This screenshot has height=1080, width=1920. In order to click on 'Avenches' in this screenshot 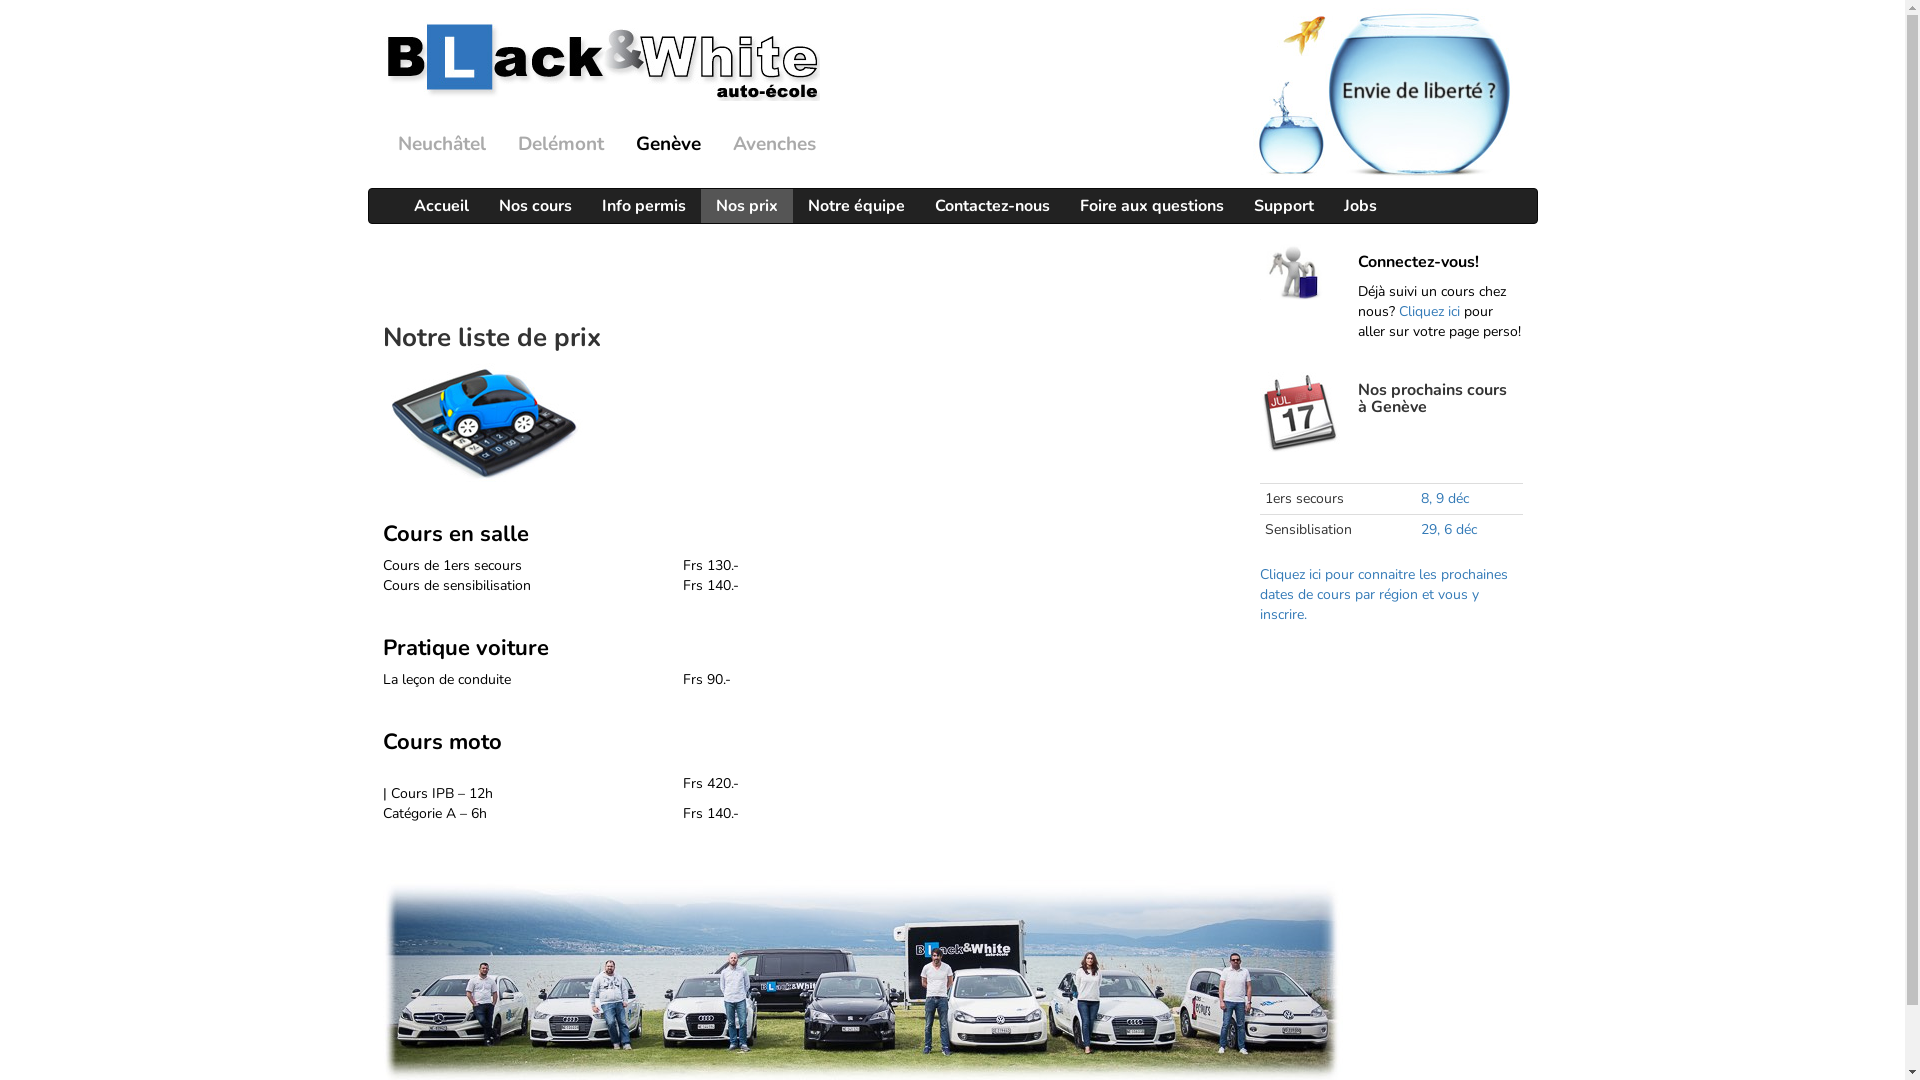, I will do `click(773, 143)`.